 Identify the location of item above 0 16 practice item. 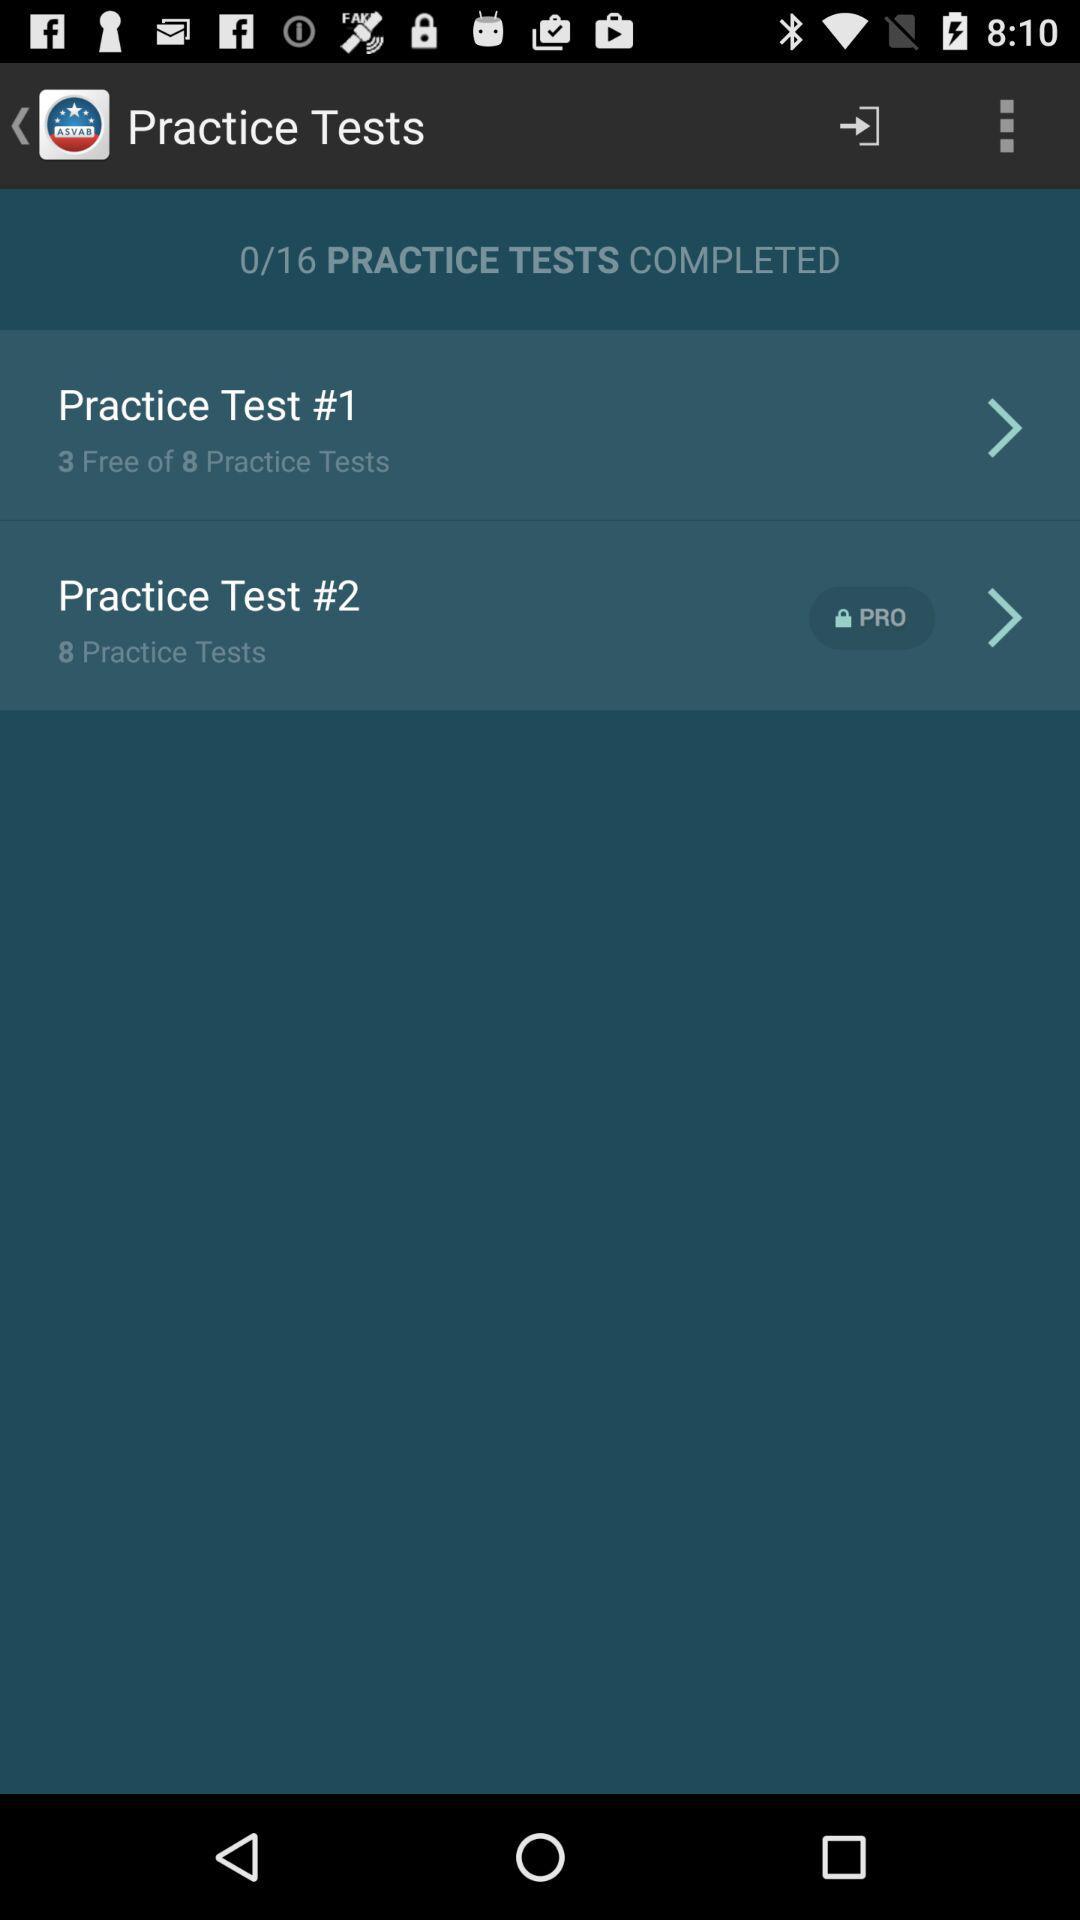
(858, 124).